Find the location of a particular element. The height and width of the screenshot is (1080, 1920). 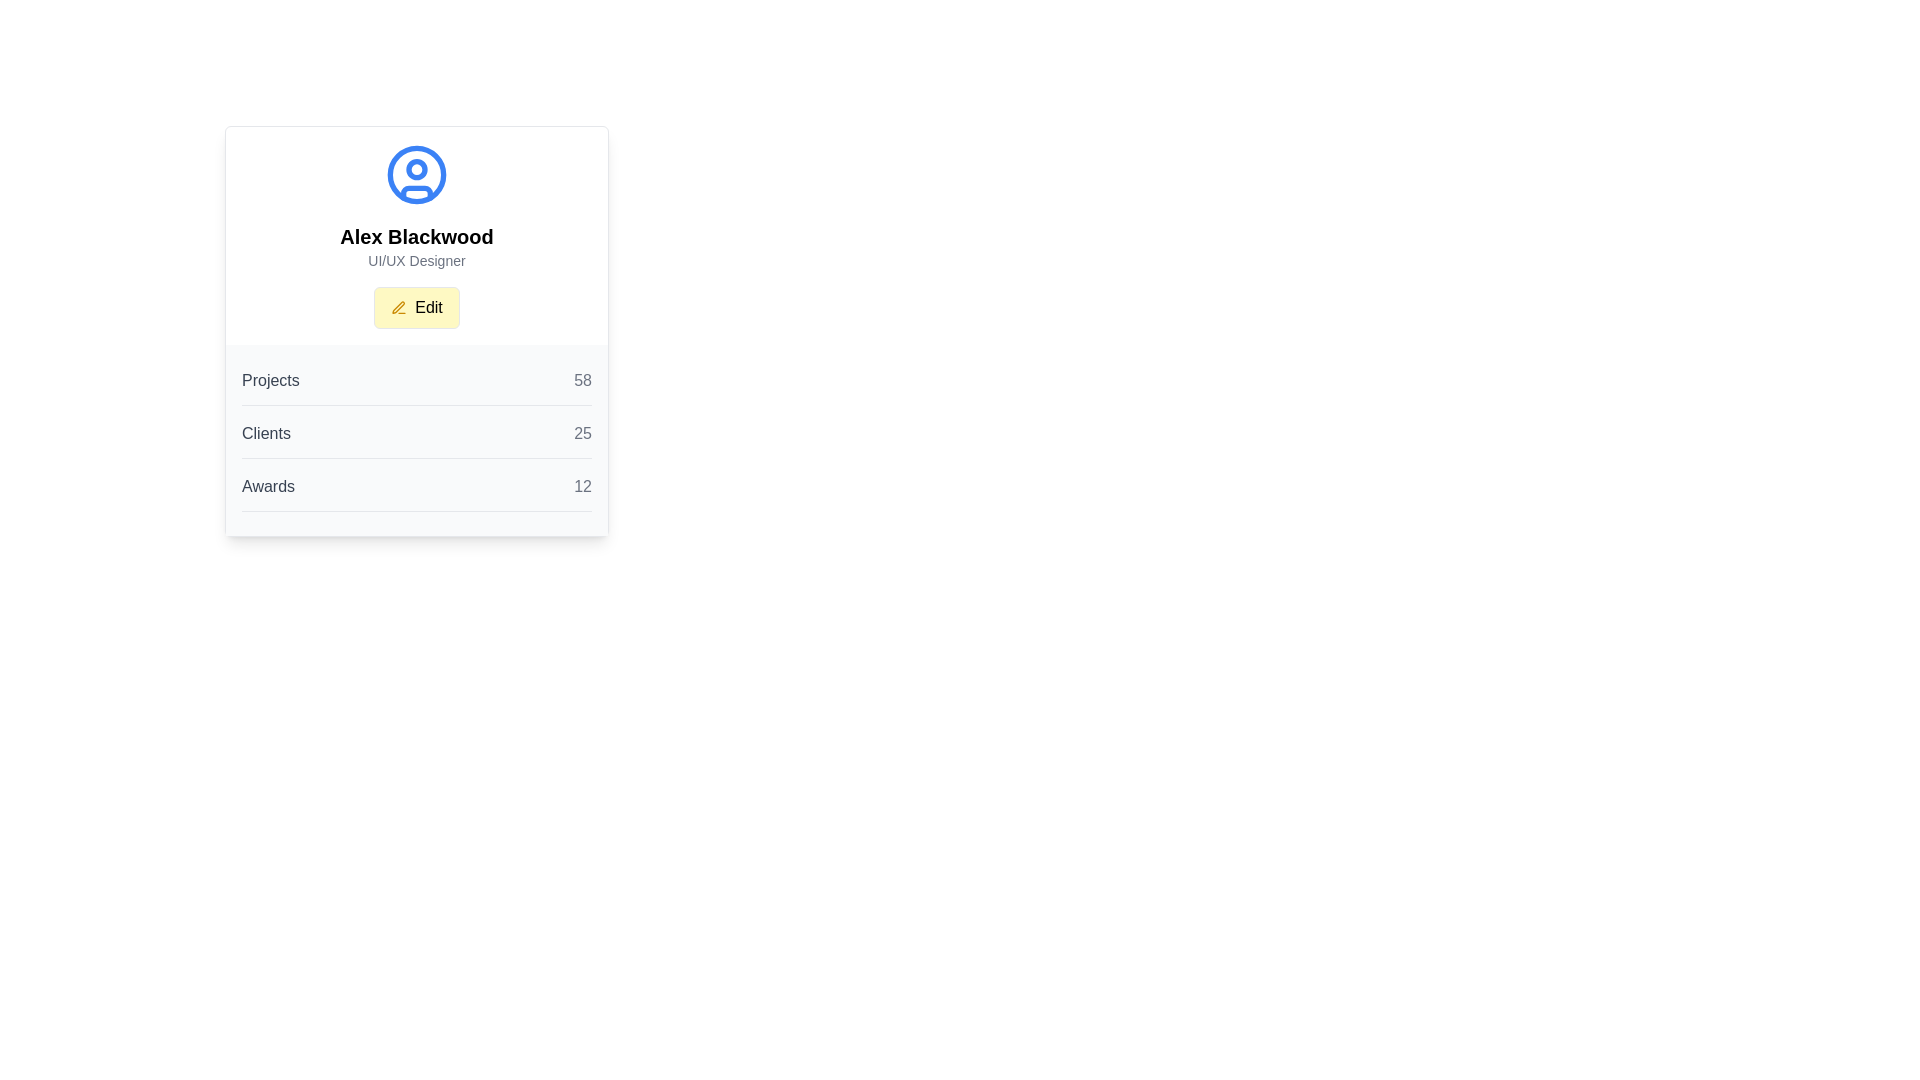

the numerical value '58' displayed in light gray, aligned to the right of the label 'Projects' in the top row of the list is located at coordinates (582, 381).